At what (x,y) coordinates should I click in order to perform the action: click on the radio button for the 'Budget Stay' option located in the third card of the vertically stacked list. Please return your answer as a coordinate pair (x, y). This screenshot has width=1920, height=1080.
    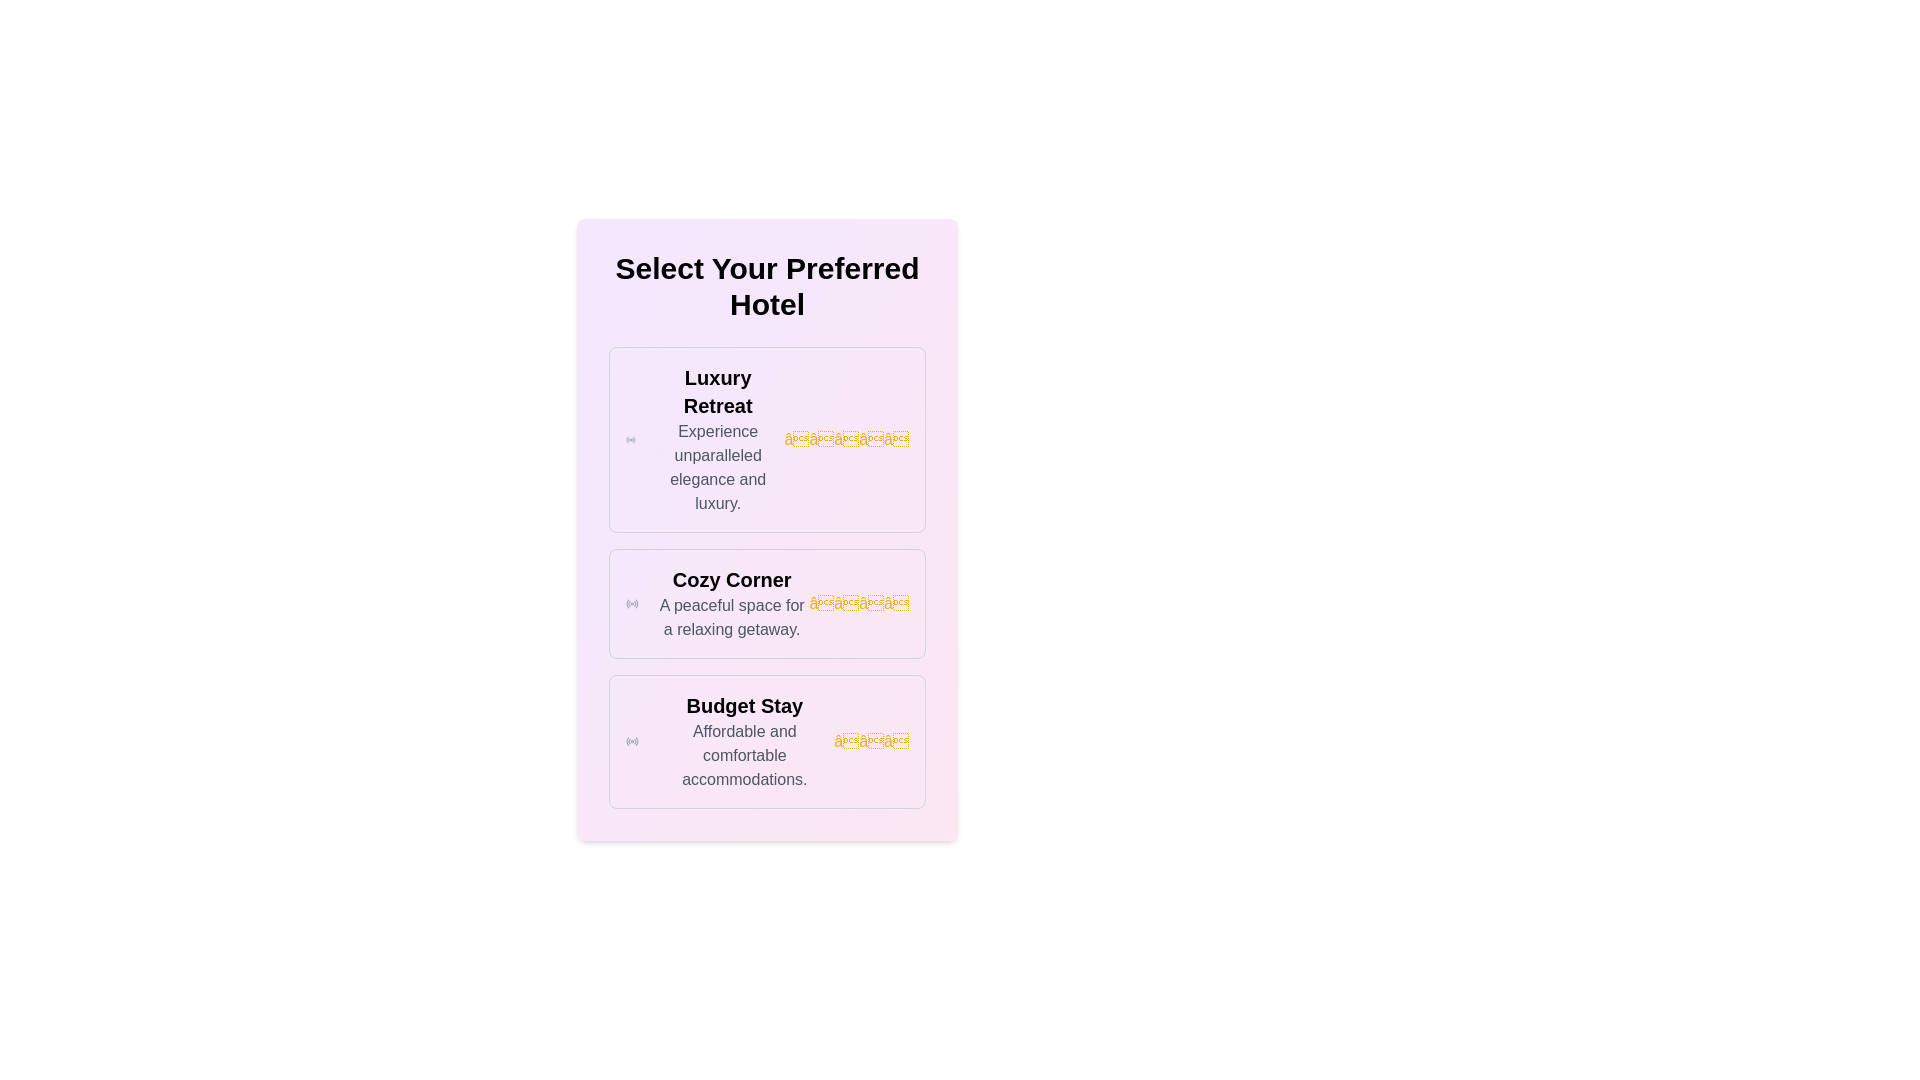
    Looking at the image, I should click on (631, 741).